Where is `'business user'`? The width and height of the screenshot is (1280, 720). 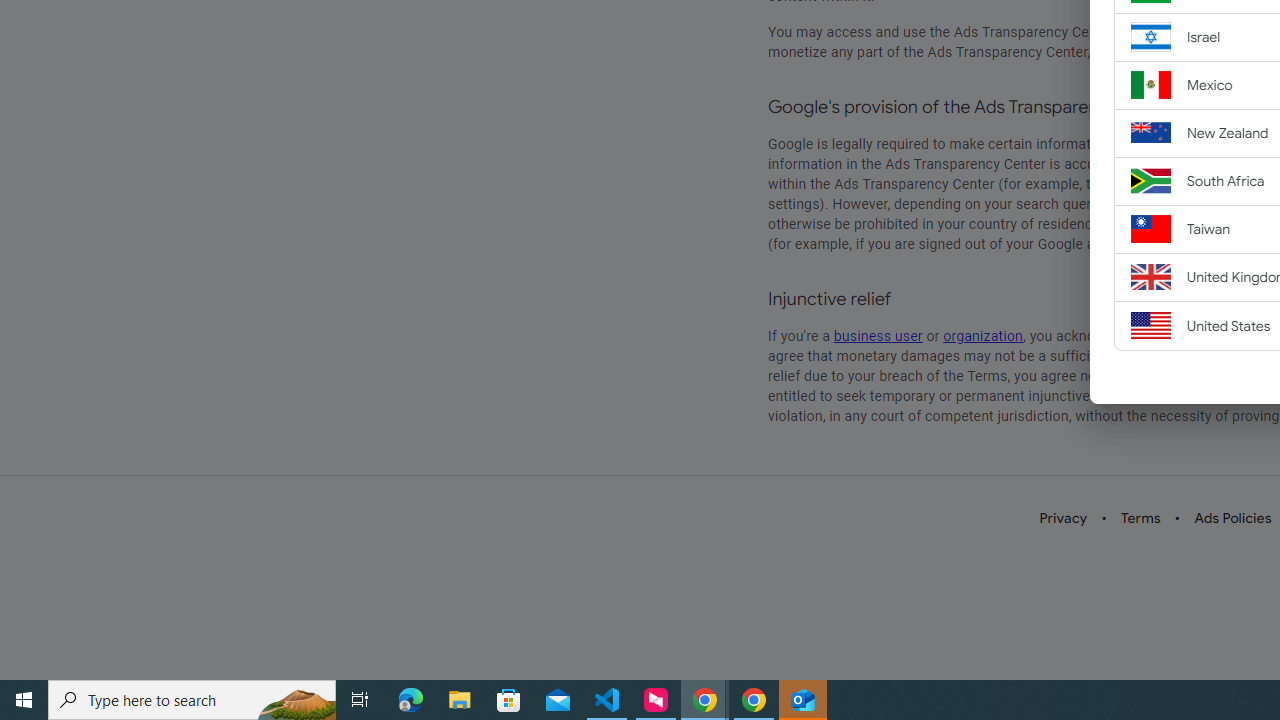 'business user' is located at coordinates (878, 335).